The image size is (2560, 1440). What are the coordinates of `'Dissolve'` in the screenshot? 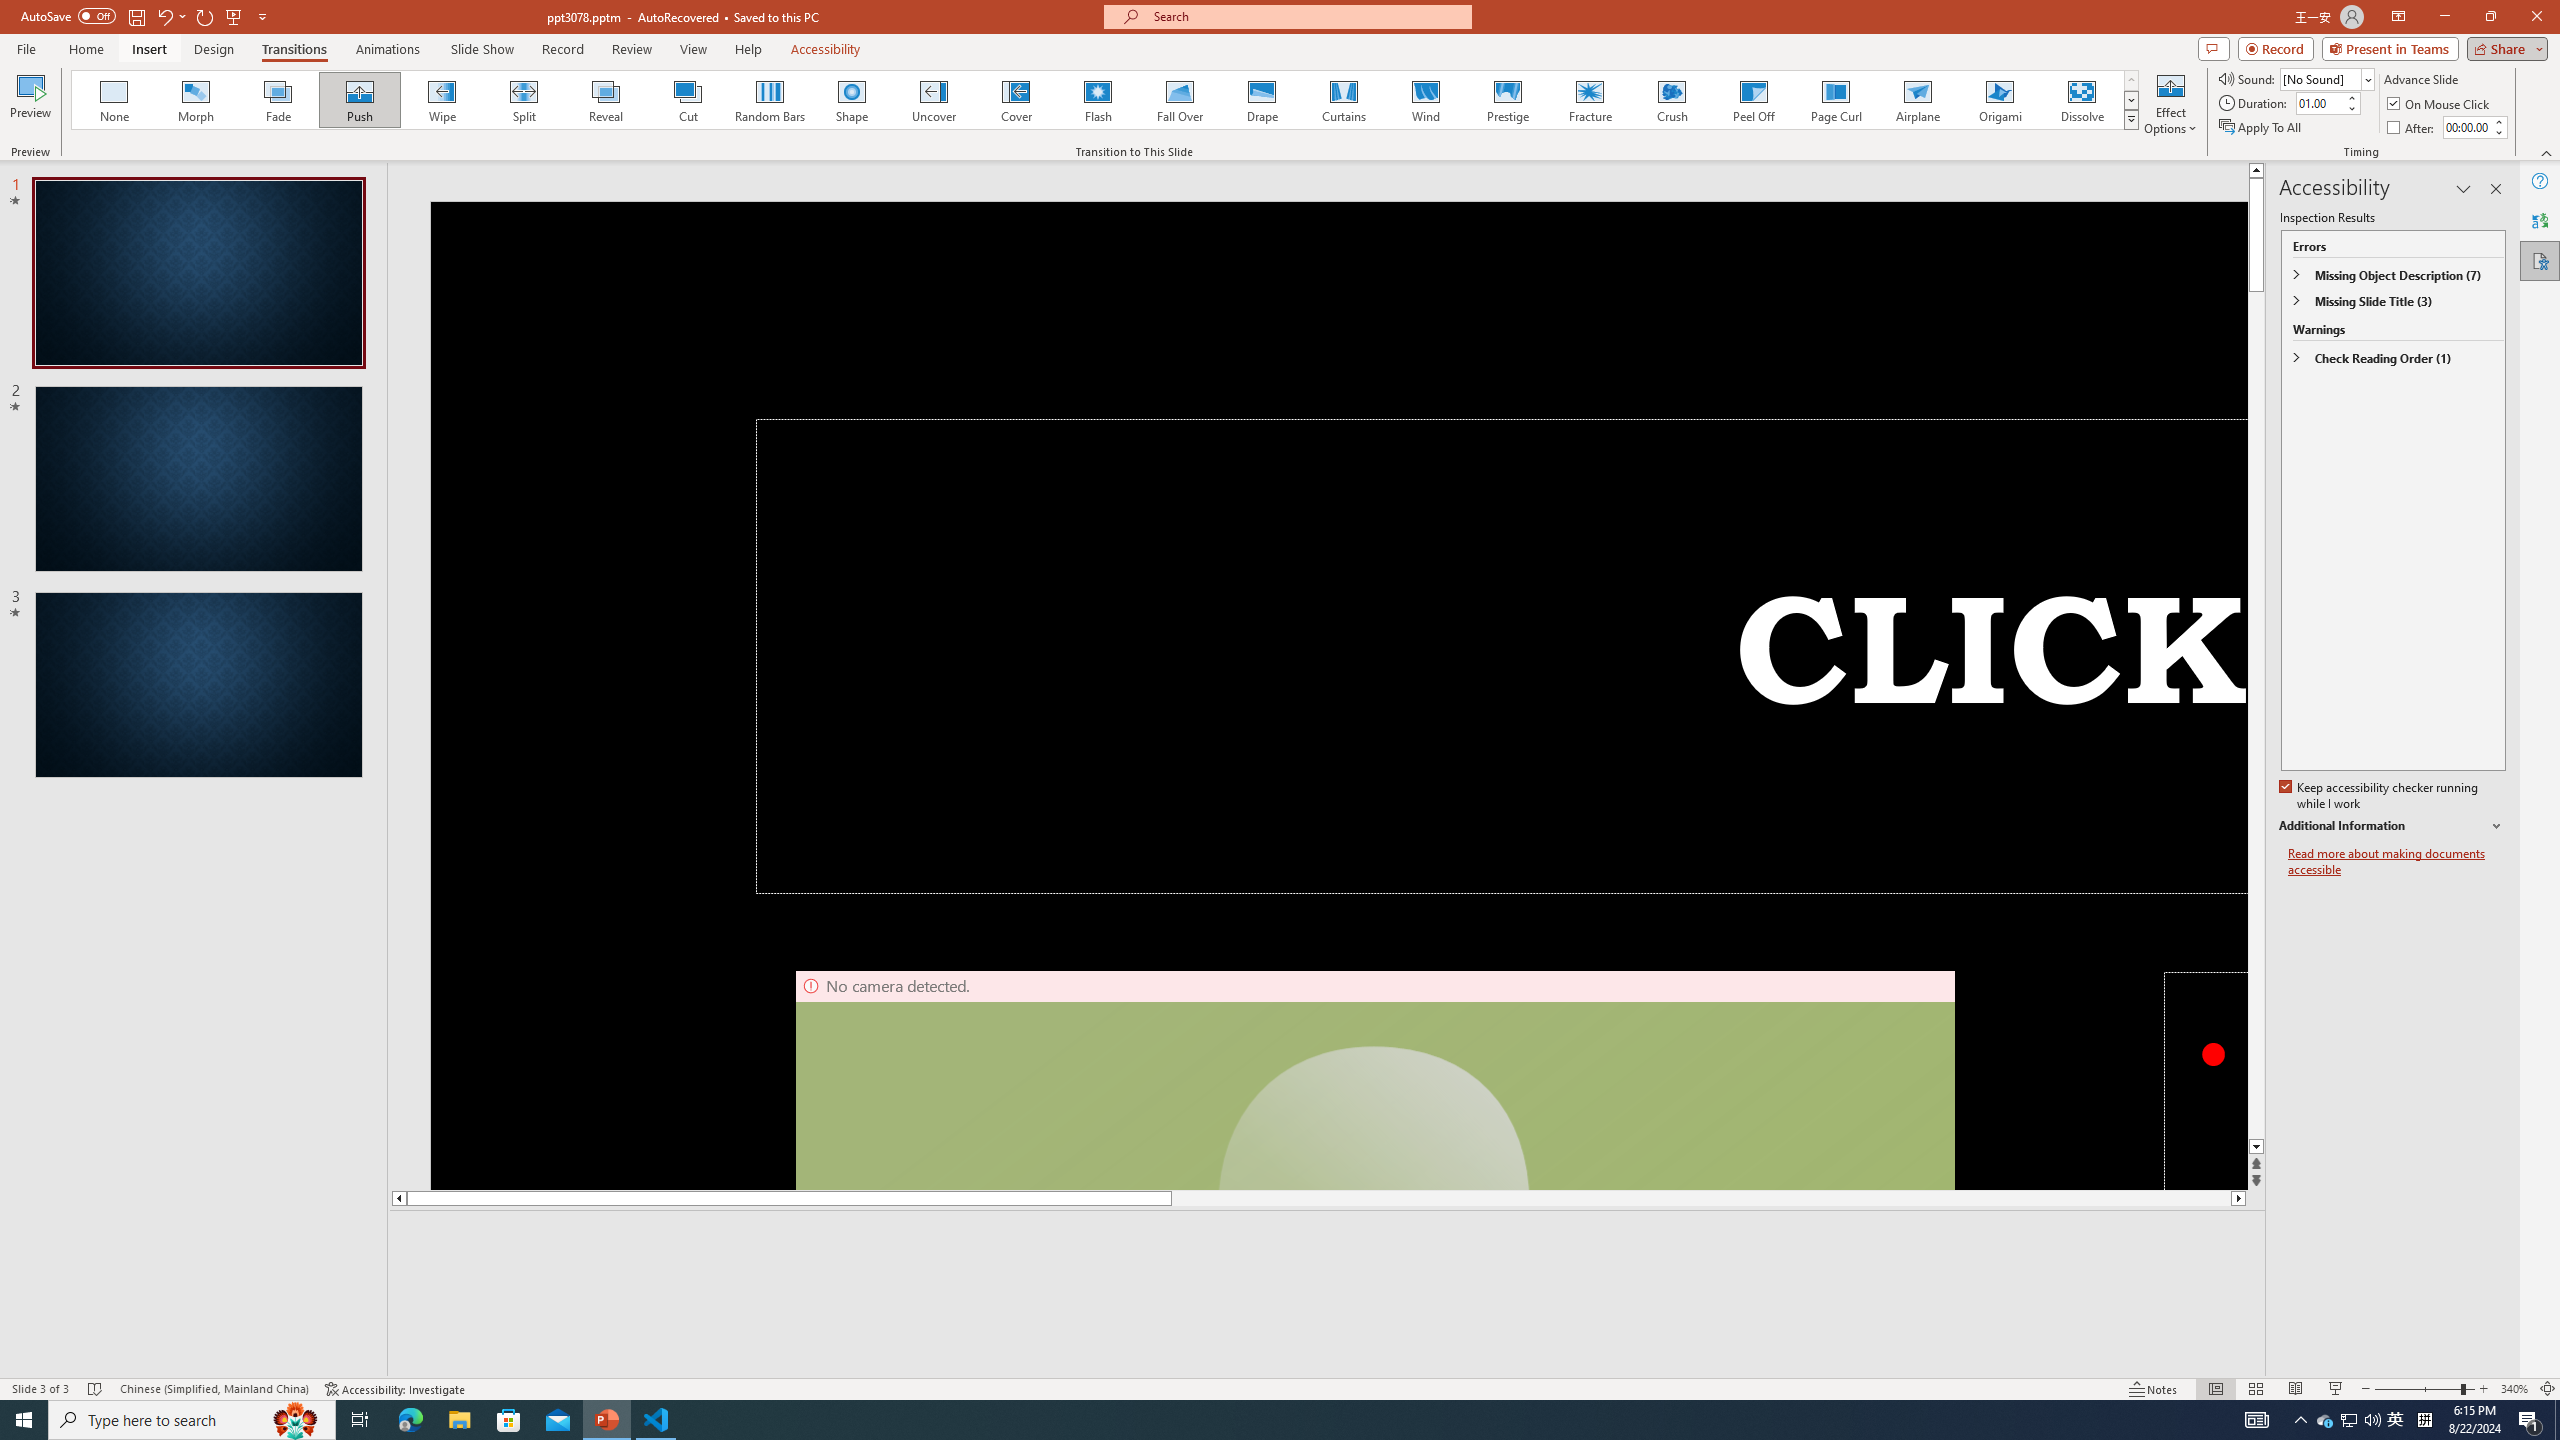 It's located at (2080, 99).